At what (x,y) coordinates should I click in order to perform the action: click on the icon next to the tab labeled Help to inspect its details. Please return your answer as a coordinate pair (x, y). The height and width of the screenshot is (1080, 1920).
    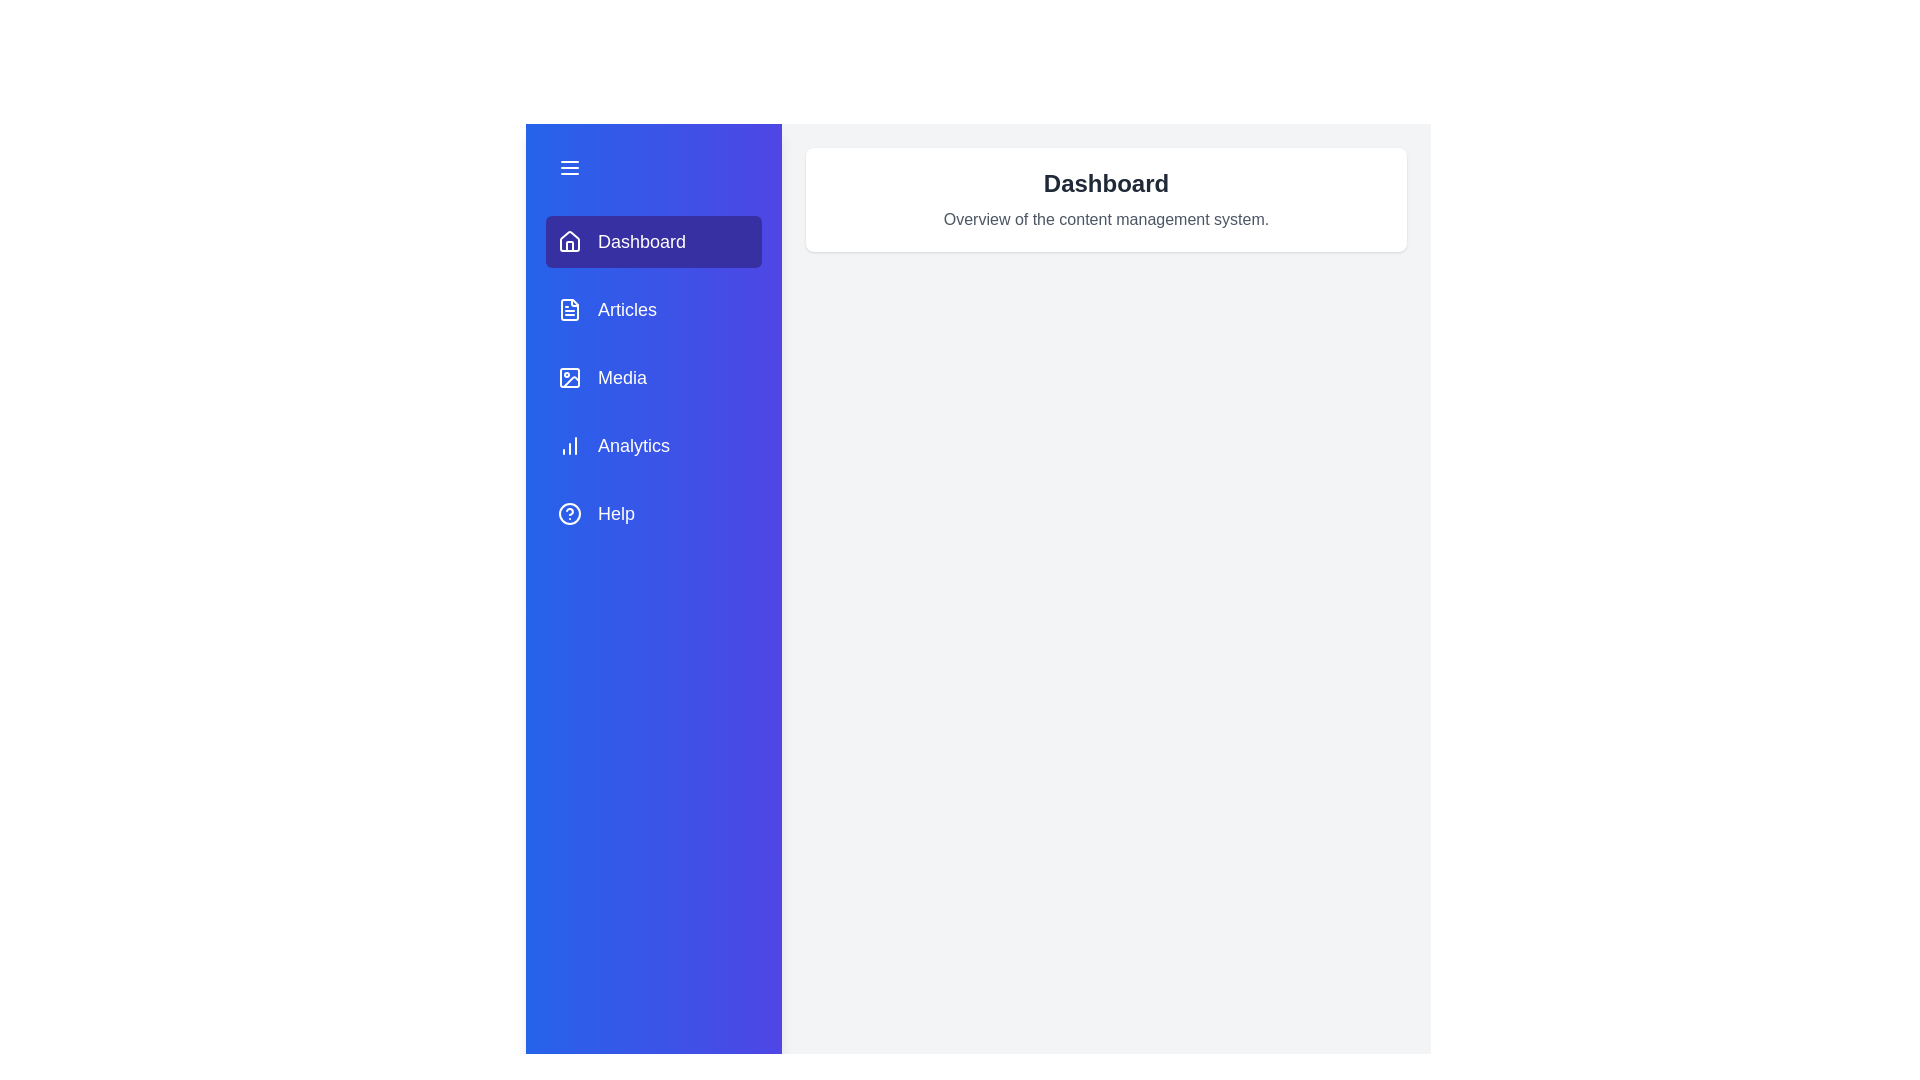
    Looking at the image, I should click on (569, 512).